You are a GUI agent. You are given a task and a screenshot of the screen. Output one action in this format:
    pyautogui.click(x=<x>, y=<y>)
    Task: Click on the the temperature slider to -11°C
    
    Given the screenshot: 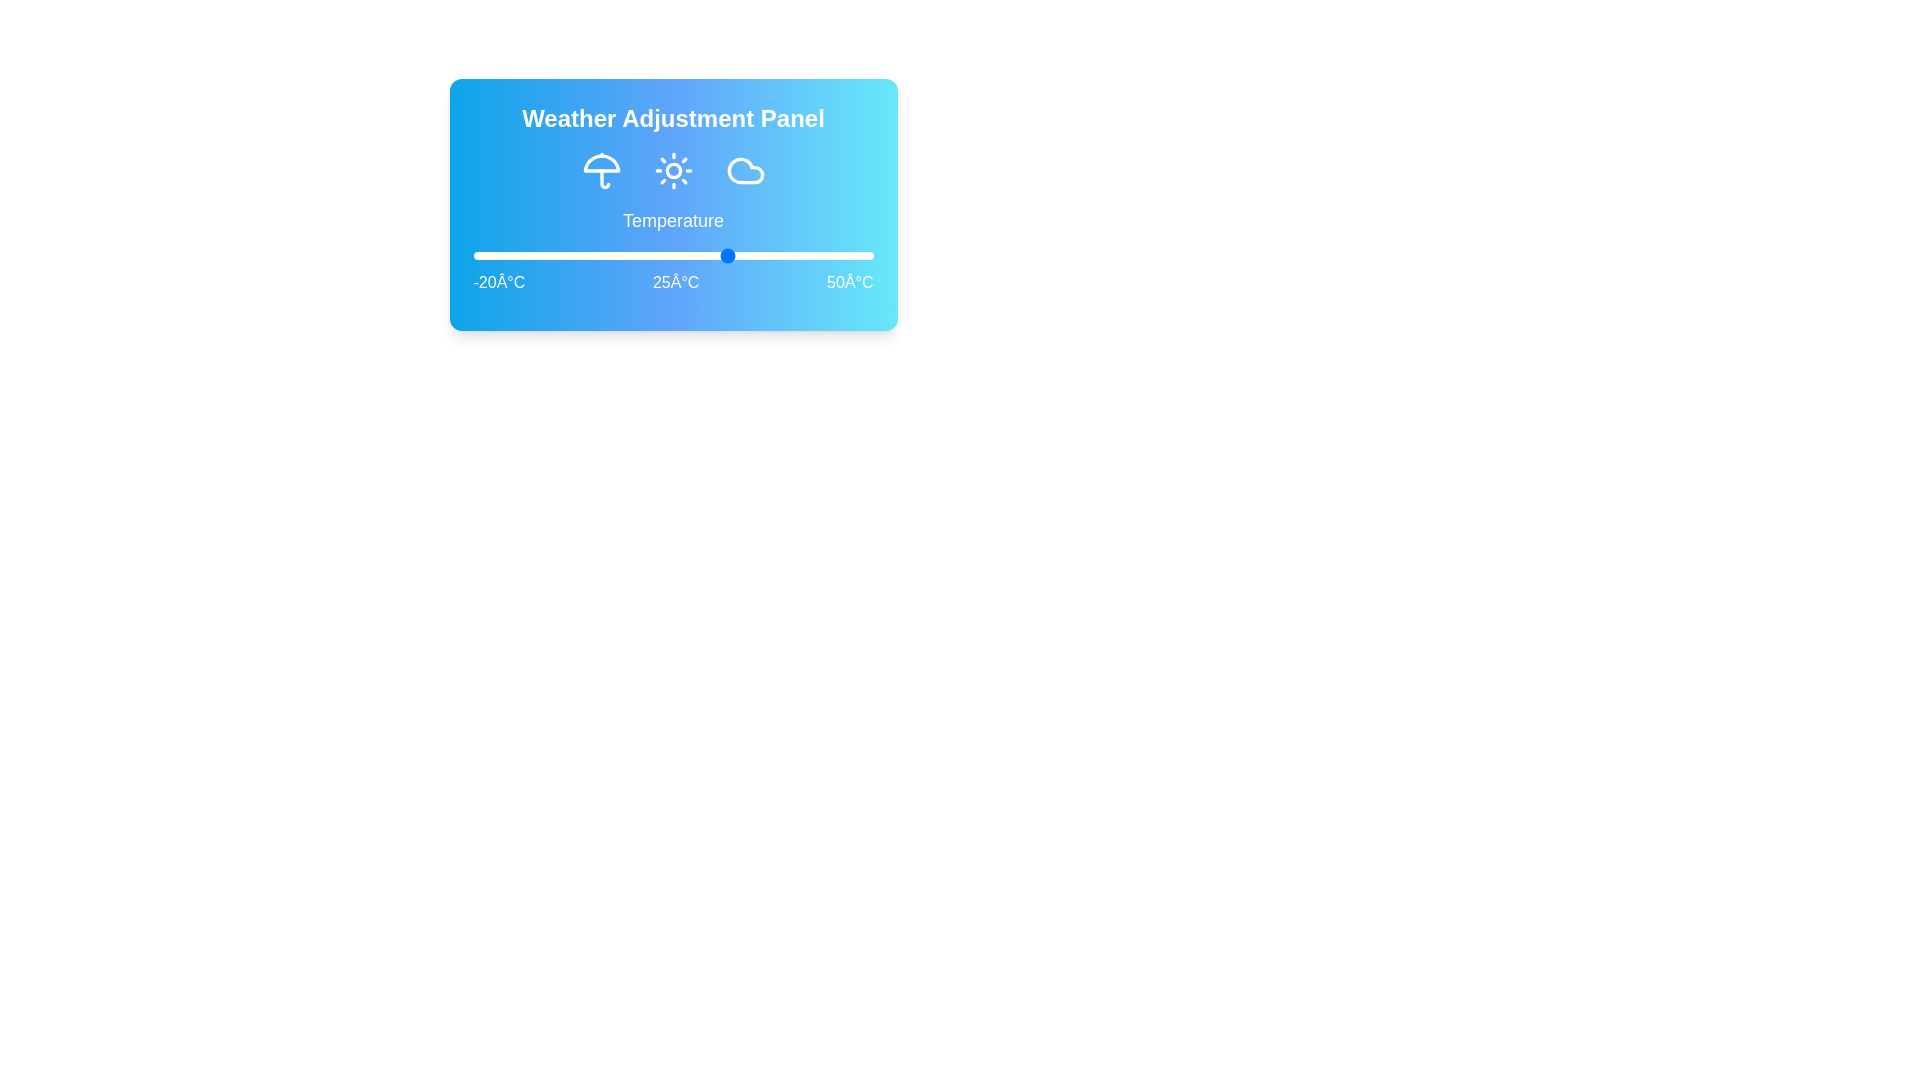 What is the action you would take?
    pyautogui.click(x=524, y=254)
    